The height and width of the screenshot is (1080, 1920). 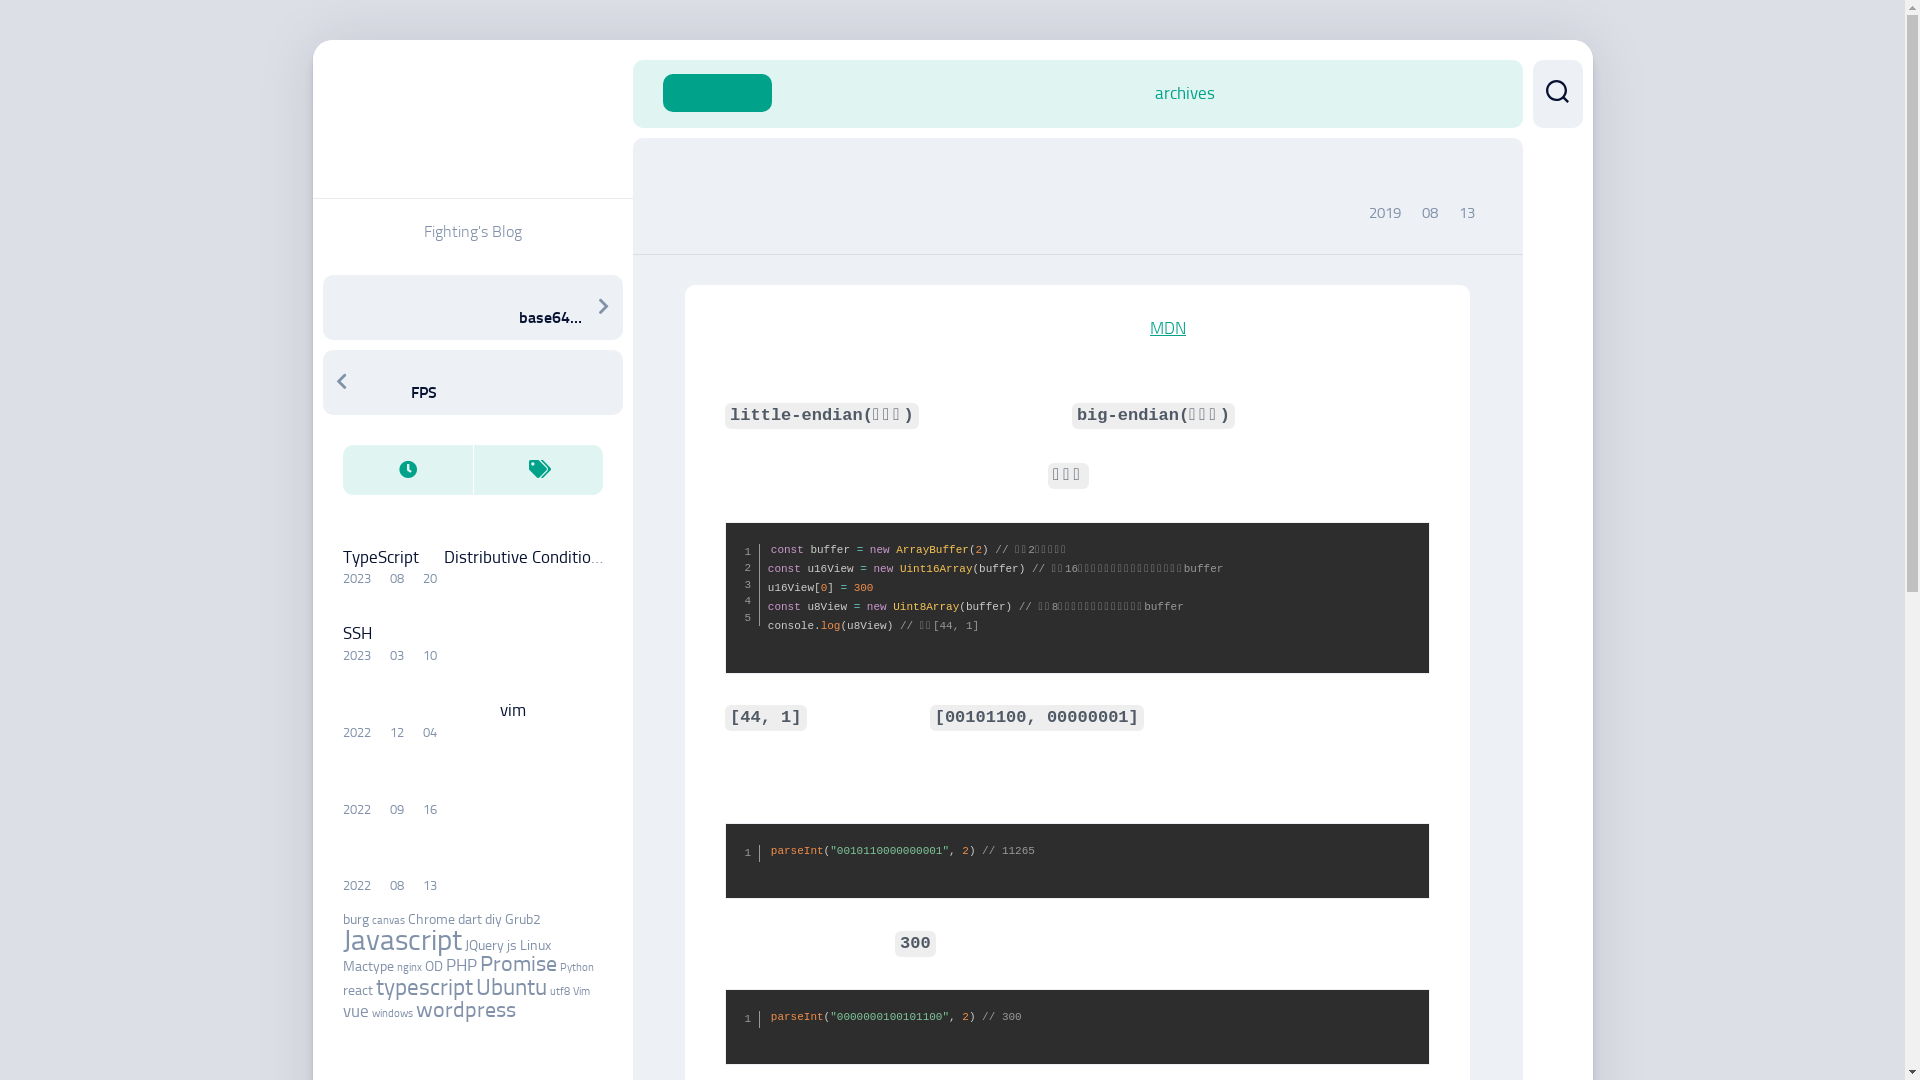 What do you see at coordinates (579, 991) in the screenshot?
I see `'Vim'` at bounding box center [579, 991].